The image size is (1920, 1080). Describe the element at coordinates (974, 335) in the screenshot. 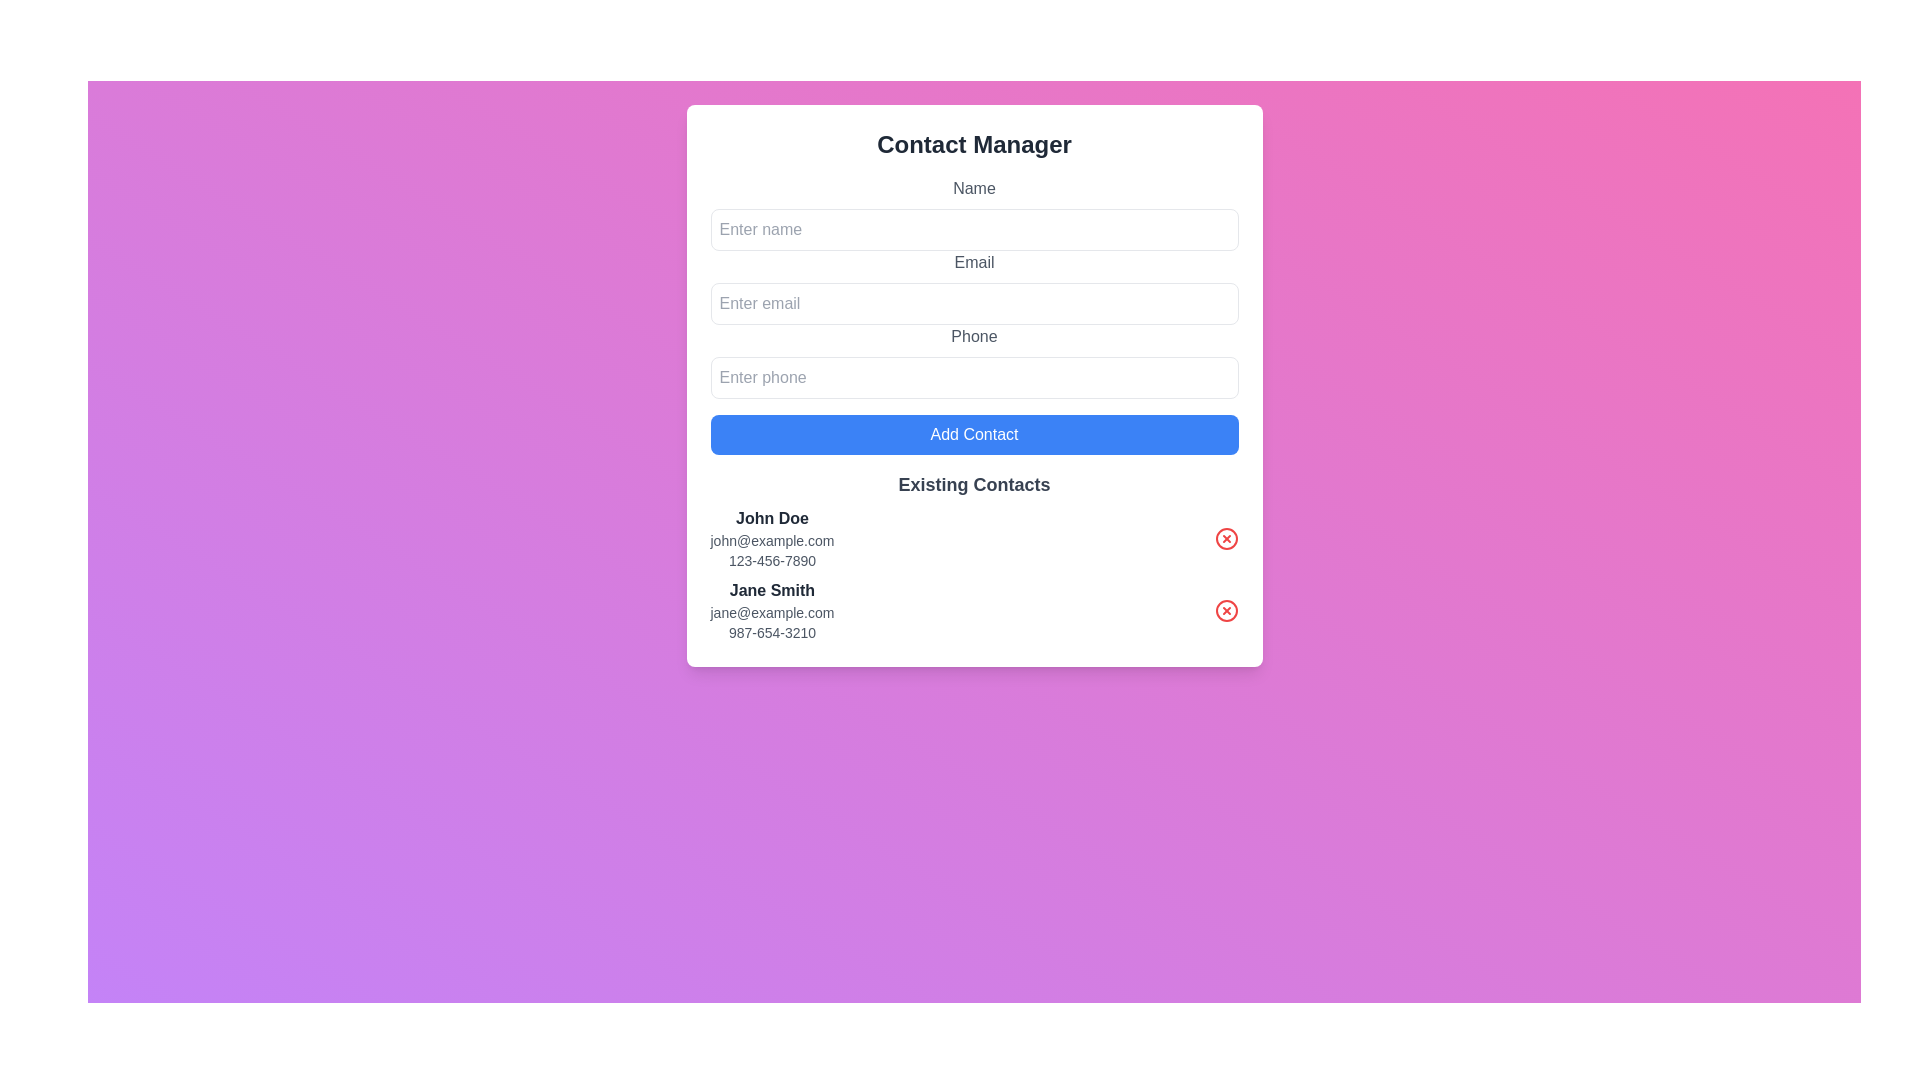

I see `the Text Label indicating the purpose of the phone number input field, which is located above the phone input field and below the Email input field's label` at that location.